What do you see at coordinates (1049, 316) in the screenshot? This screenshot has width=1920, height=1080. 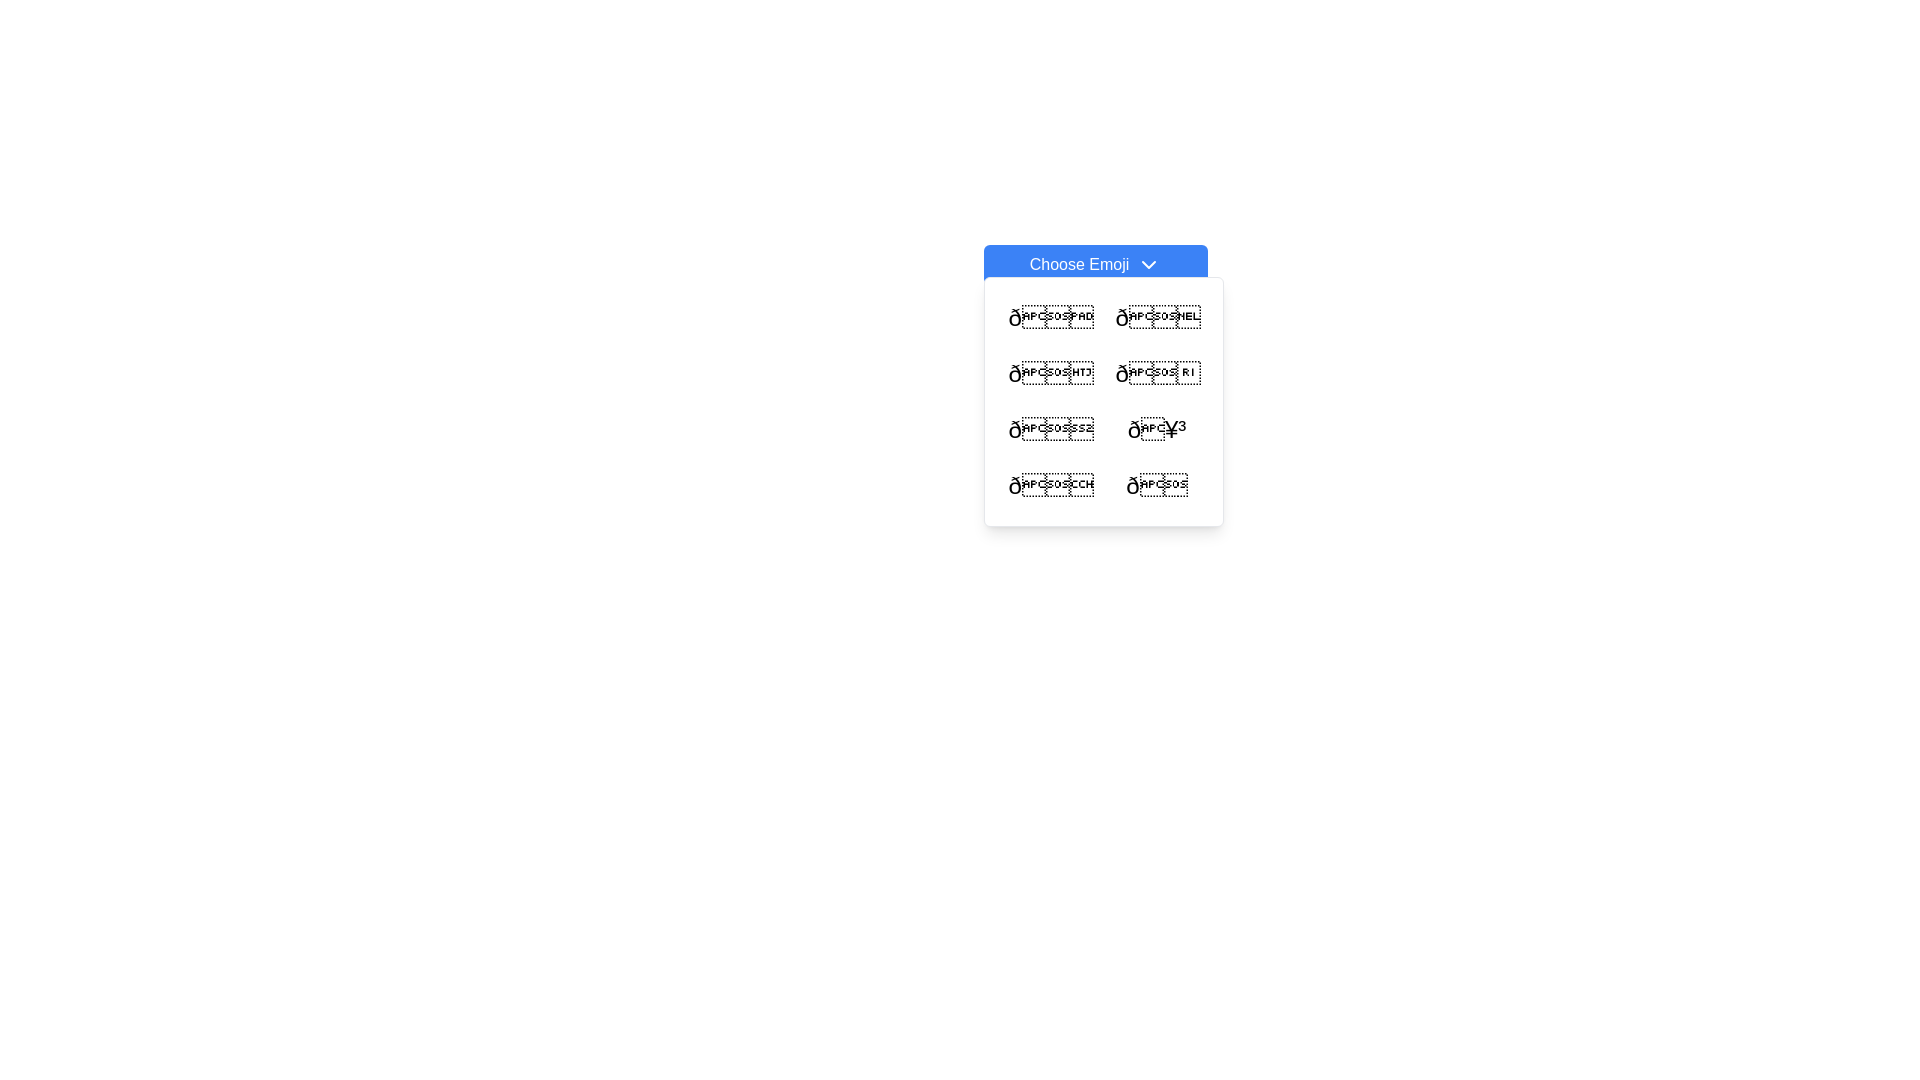 I see `the Emoji selector, which is the first item in a 2-column grid layout` at bounding box center [1049, 316].